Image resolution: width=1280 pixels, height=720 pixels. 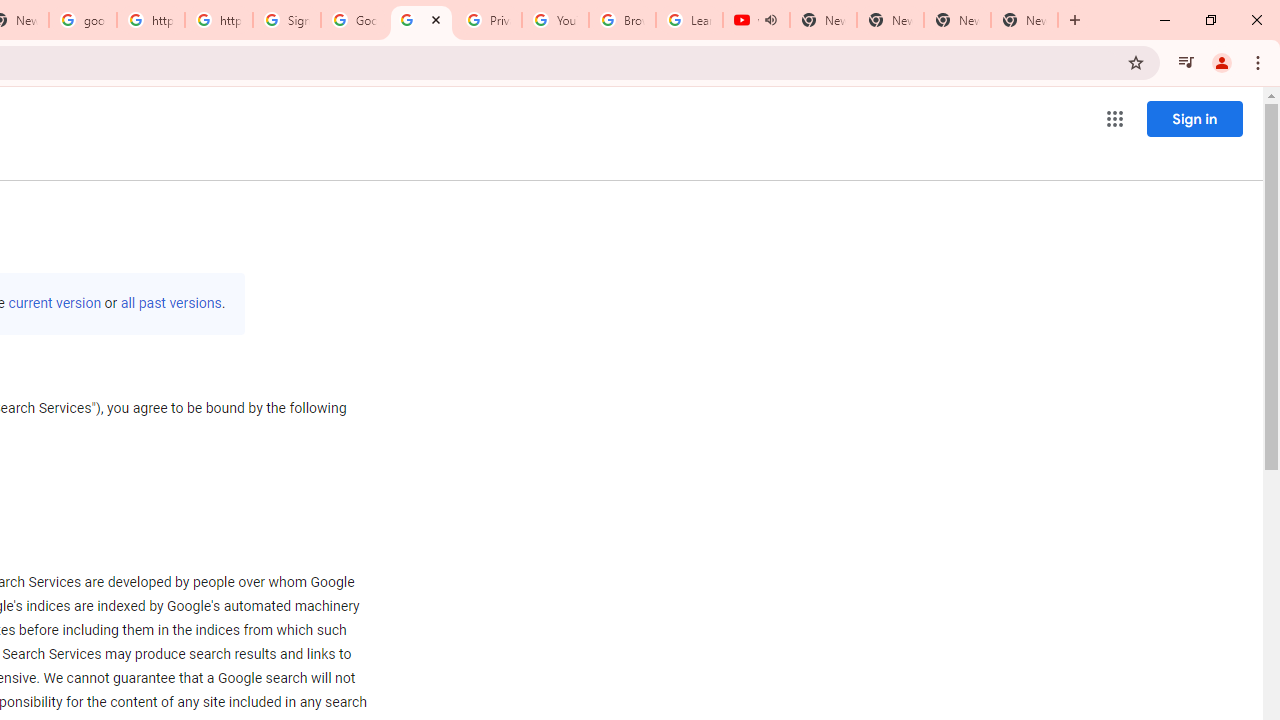 I want to click on 'Mute tab', so click(x=770, y=20).